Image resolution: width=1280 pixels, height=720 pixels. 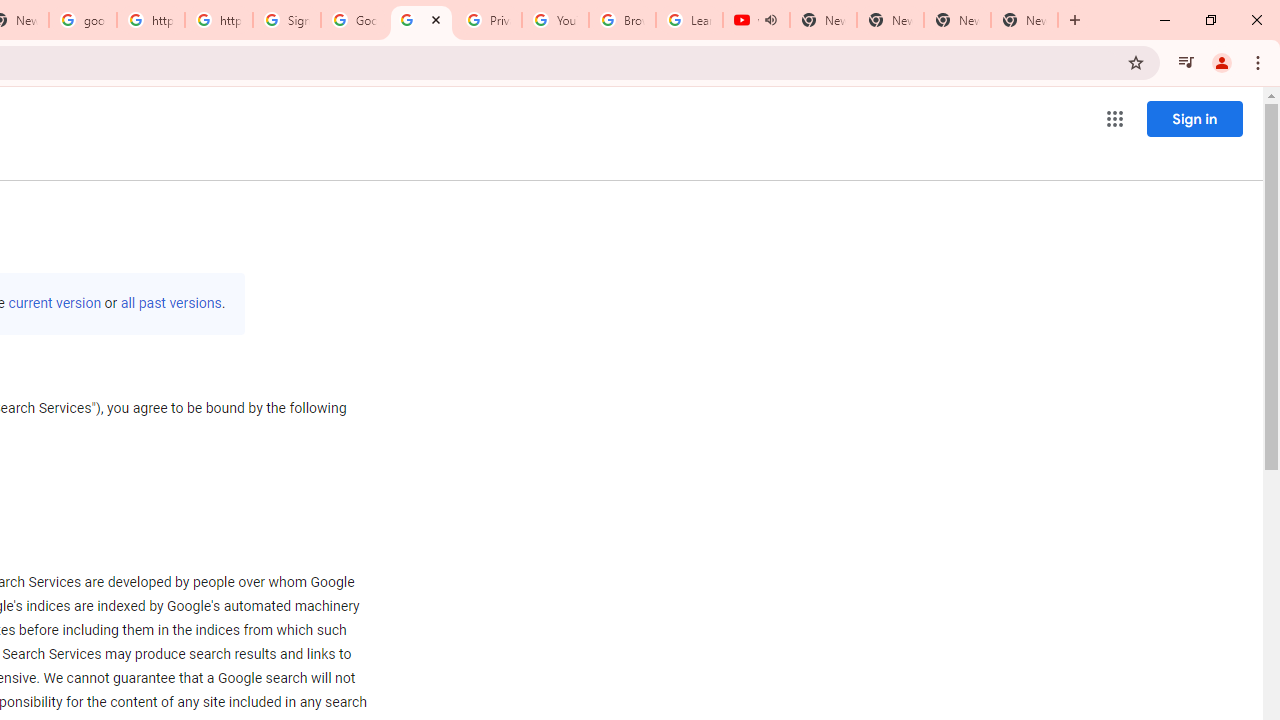 I want to click on 'Mute tab', so click(x=770, y=20).